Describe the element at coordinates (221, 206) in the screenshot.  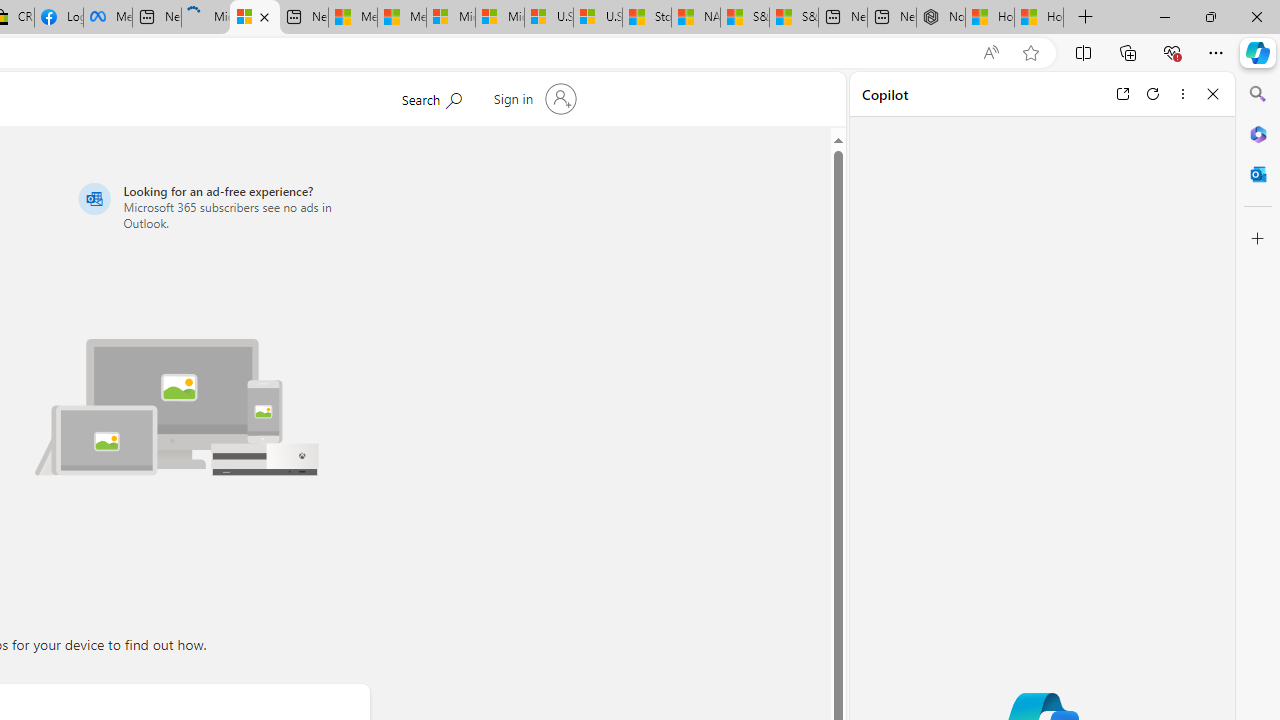
I see `'Looking for an ad-free experience?'` at that location.